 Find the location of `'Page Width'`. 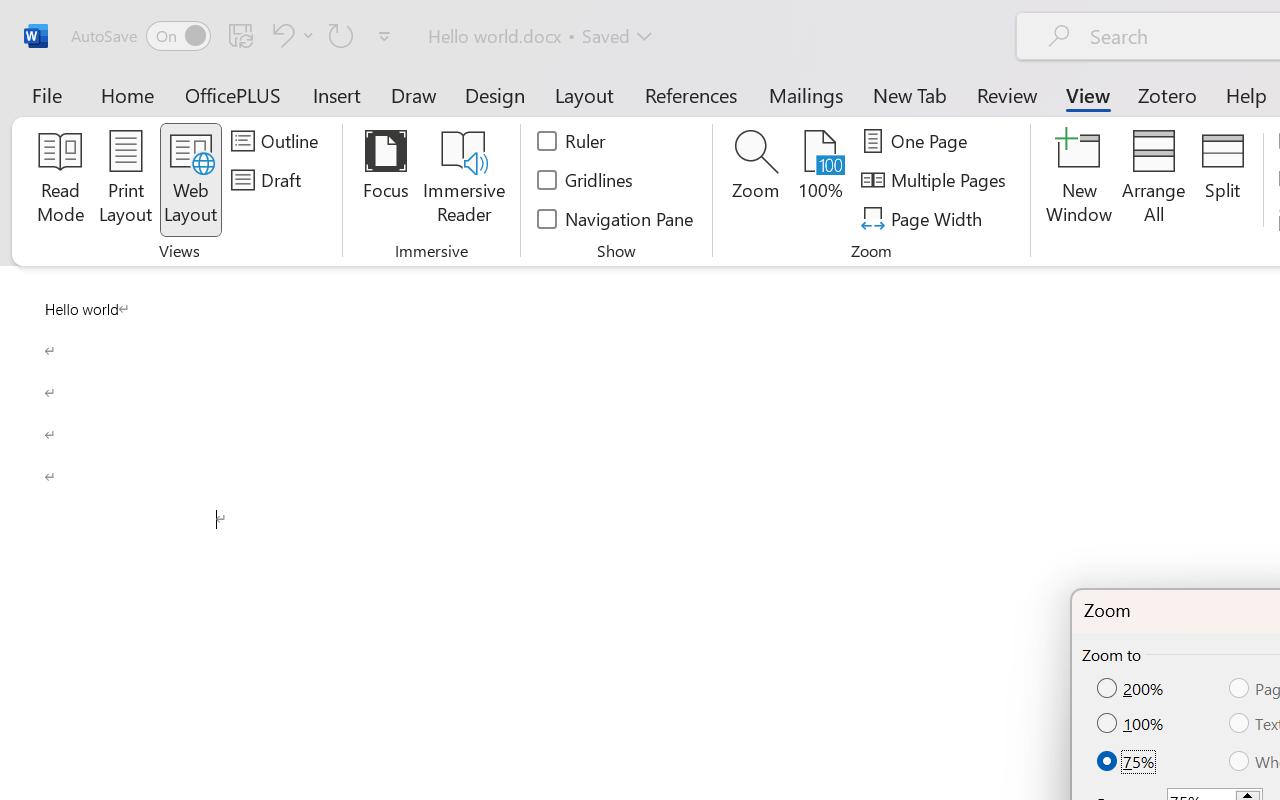

'Page Width' is located at coordinates (923, 218).